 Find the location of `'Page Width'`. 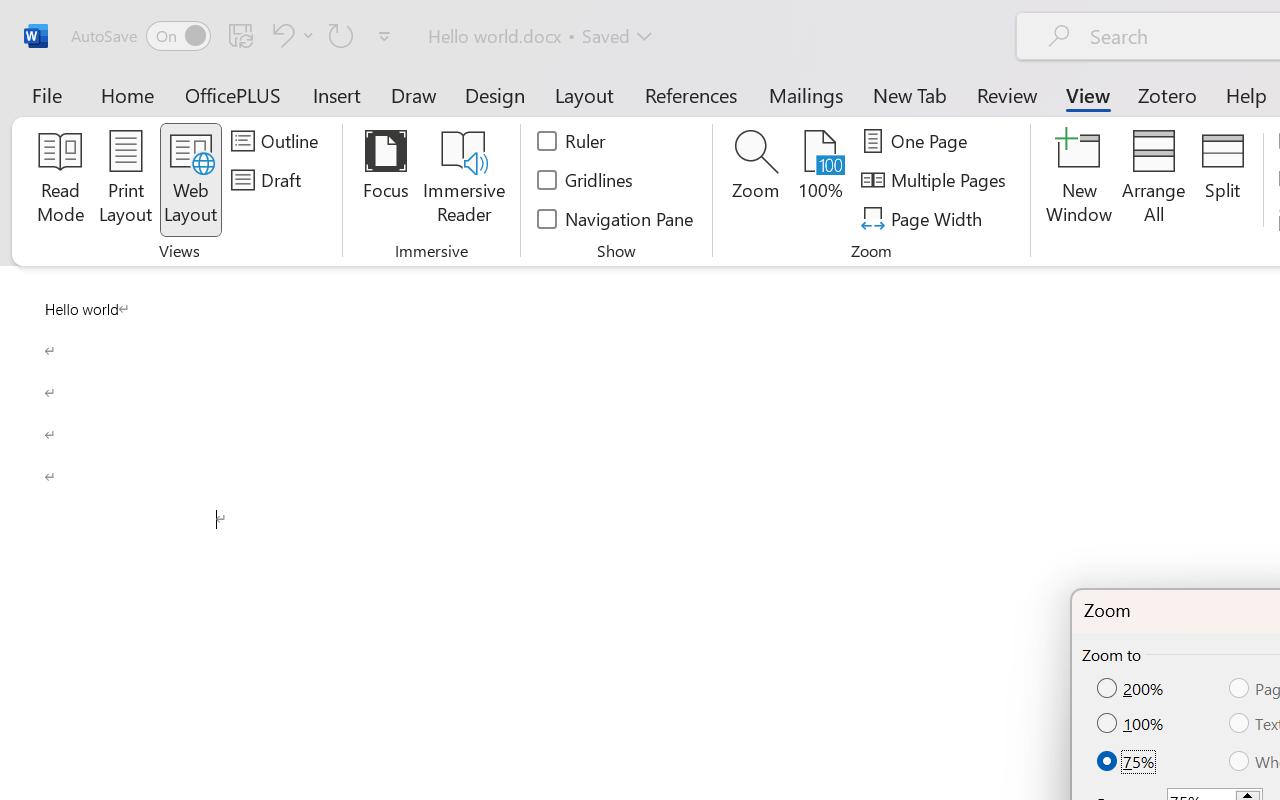

'Page Width' is located at coordinates (923, 218).